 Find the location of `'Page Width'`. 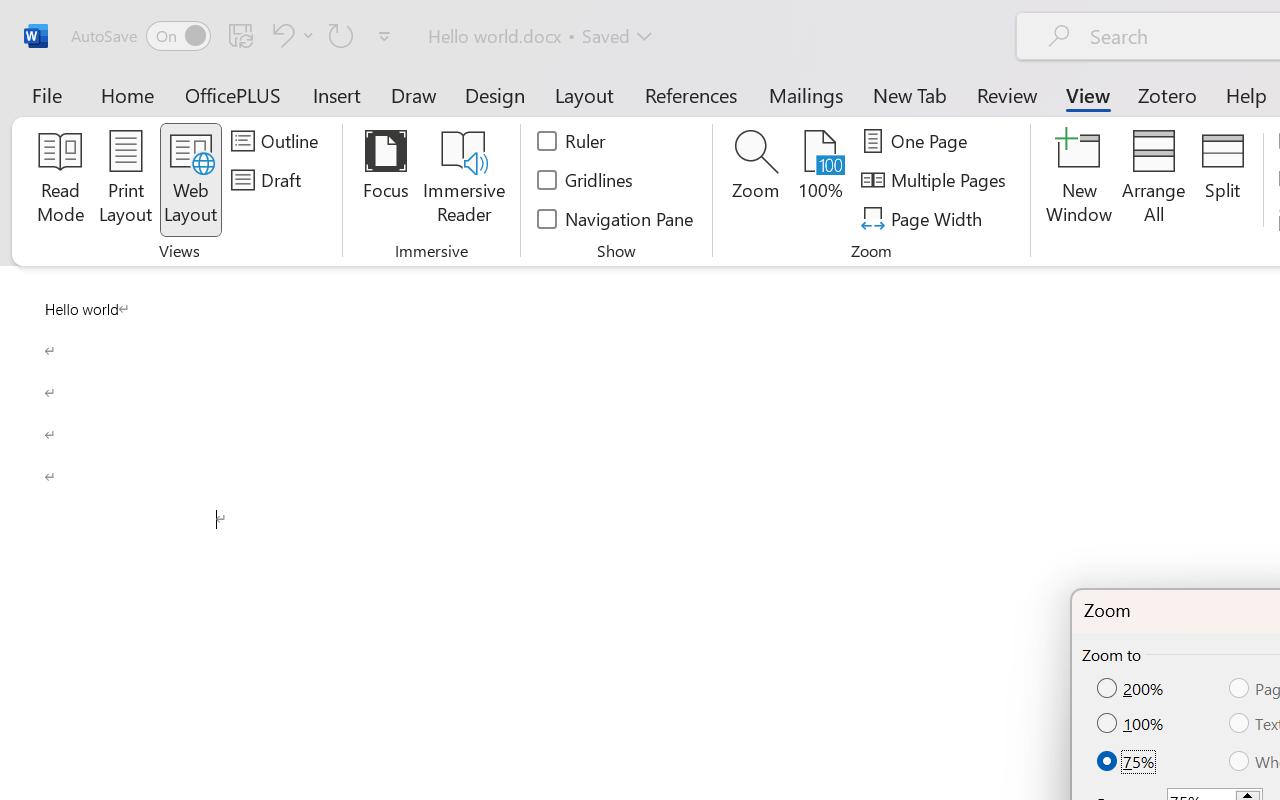

'Page Width' is located at coordinates (923, 218).